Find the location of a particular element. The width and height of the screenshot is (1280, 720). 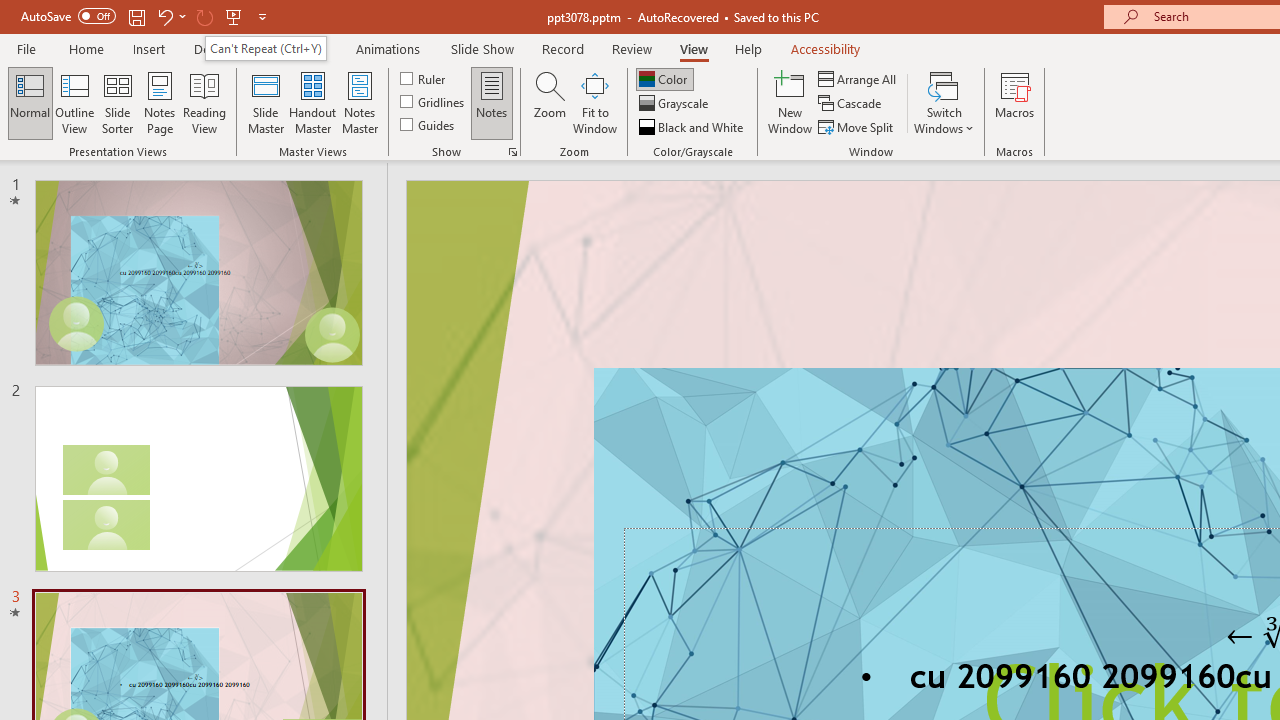

'Arrange All' is located at coordinates (858, 78).